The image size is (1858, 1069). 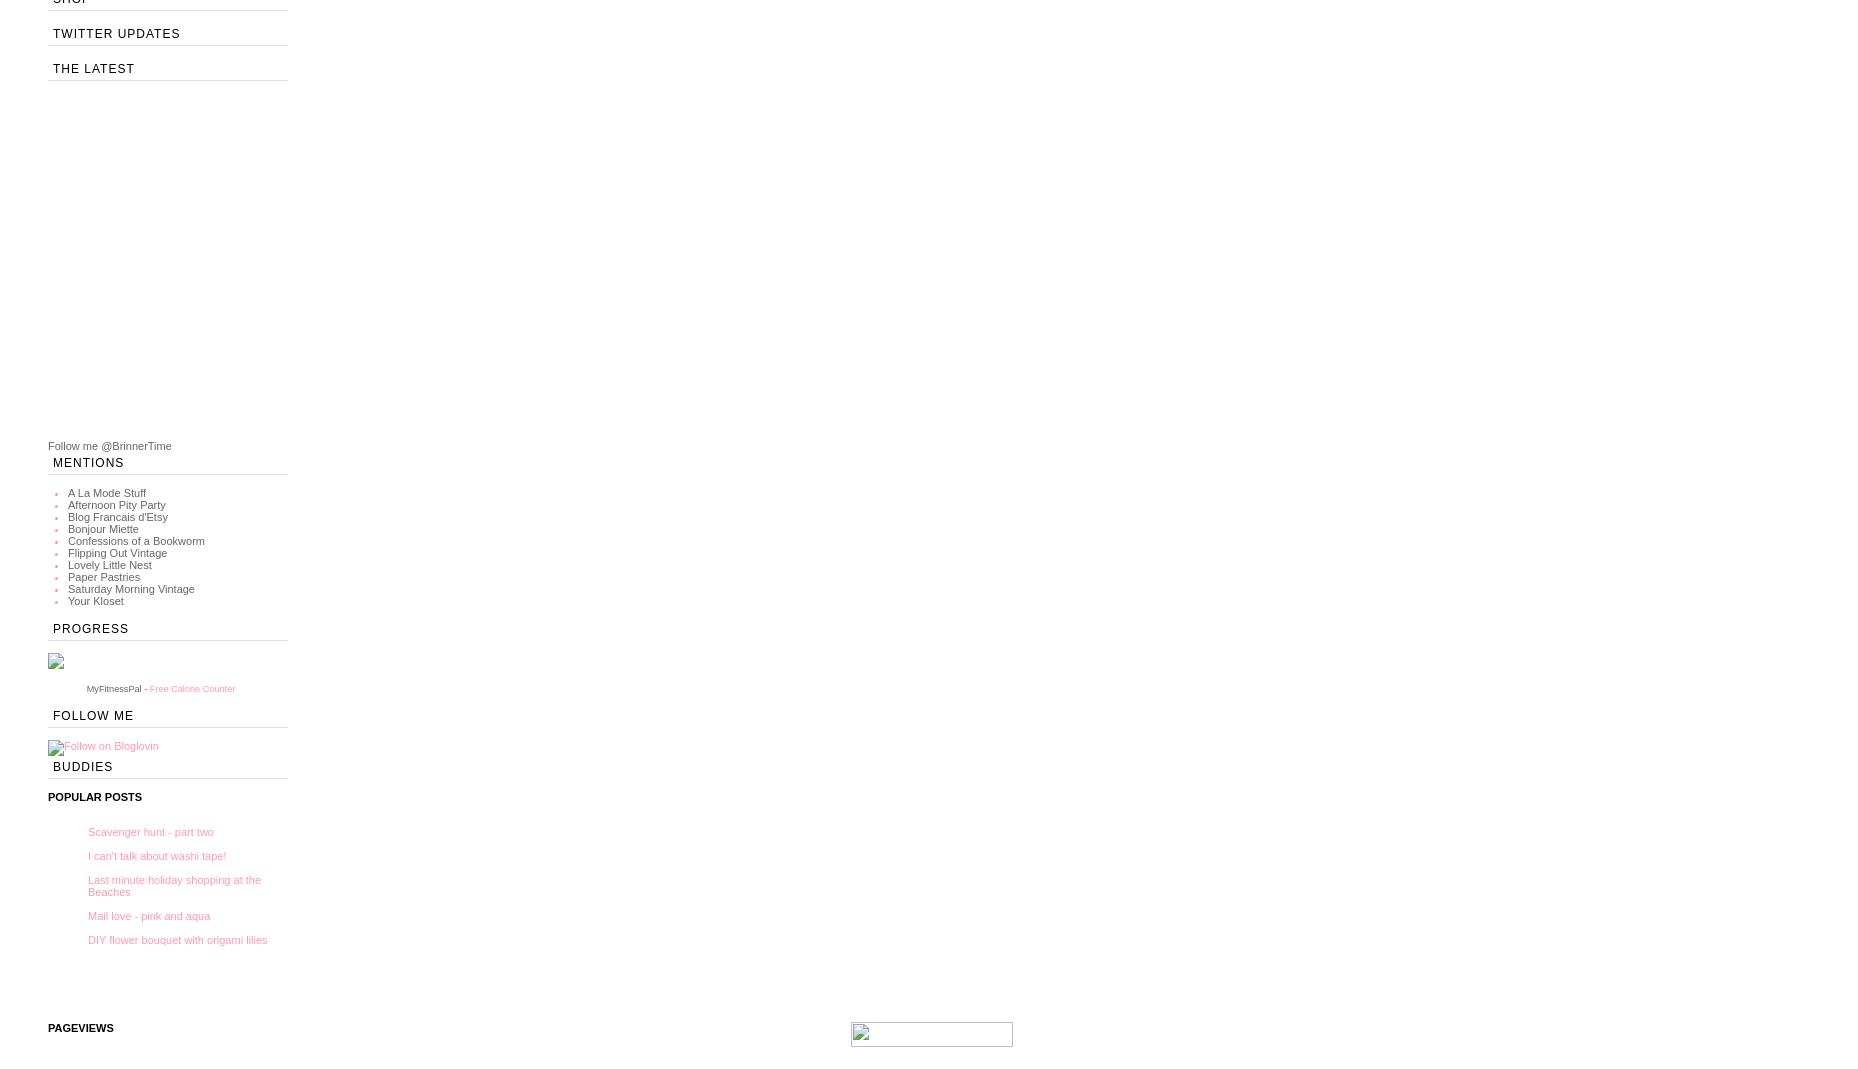 What do you see at coordinates (102, 528) in the screenshot?
I see `'Bonjour Miette'` at bounding box center [102, 528].